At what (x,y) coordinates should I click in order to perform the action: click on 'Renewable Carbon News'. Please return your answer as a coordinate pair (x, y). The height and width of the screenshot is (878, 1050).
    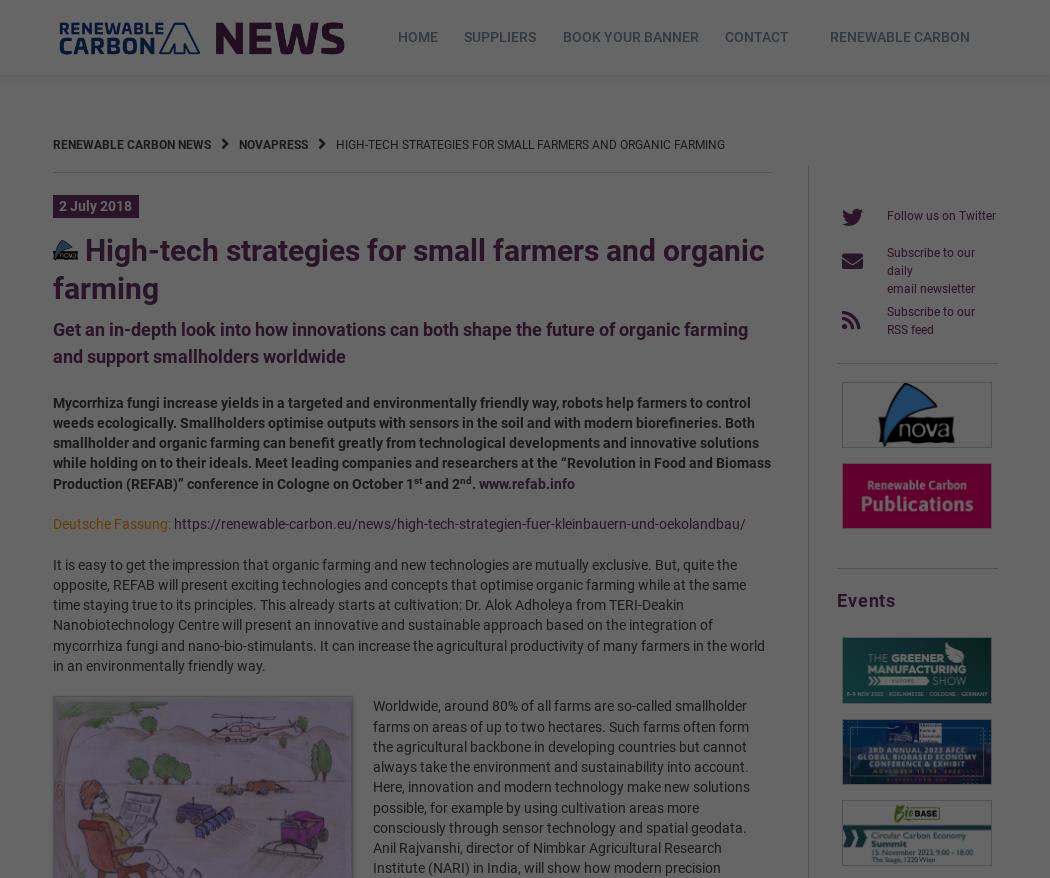
    Looking at the image, I should click on (50, 143).